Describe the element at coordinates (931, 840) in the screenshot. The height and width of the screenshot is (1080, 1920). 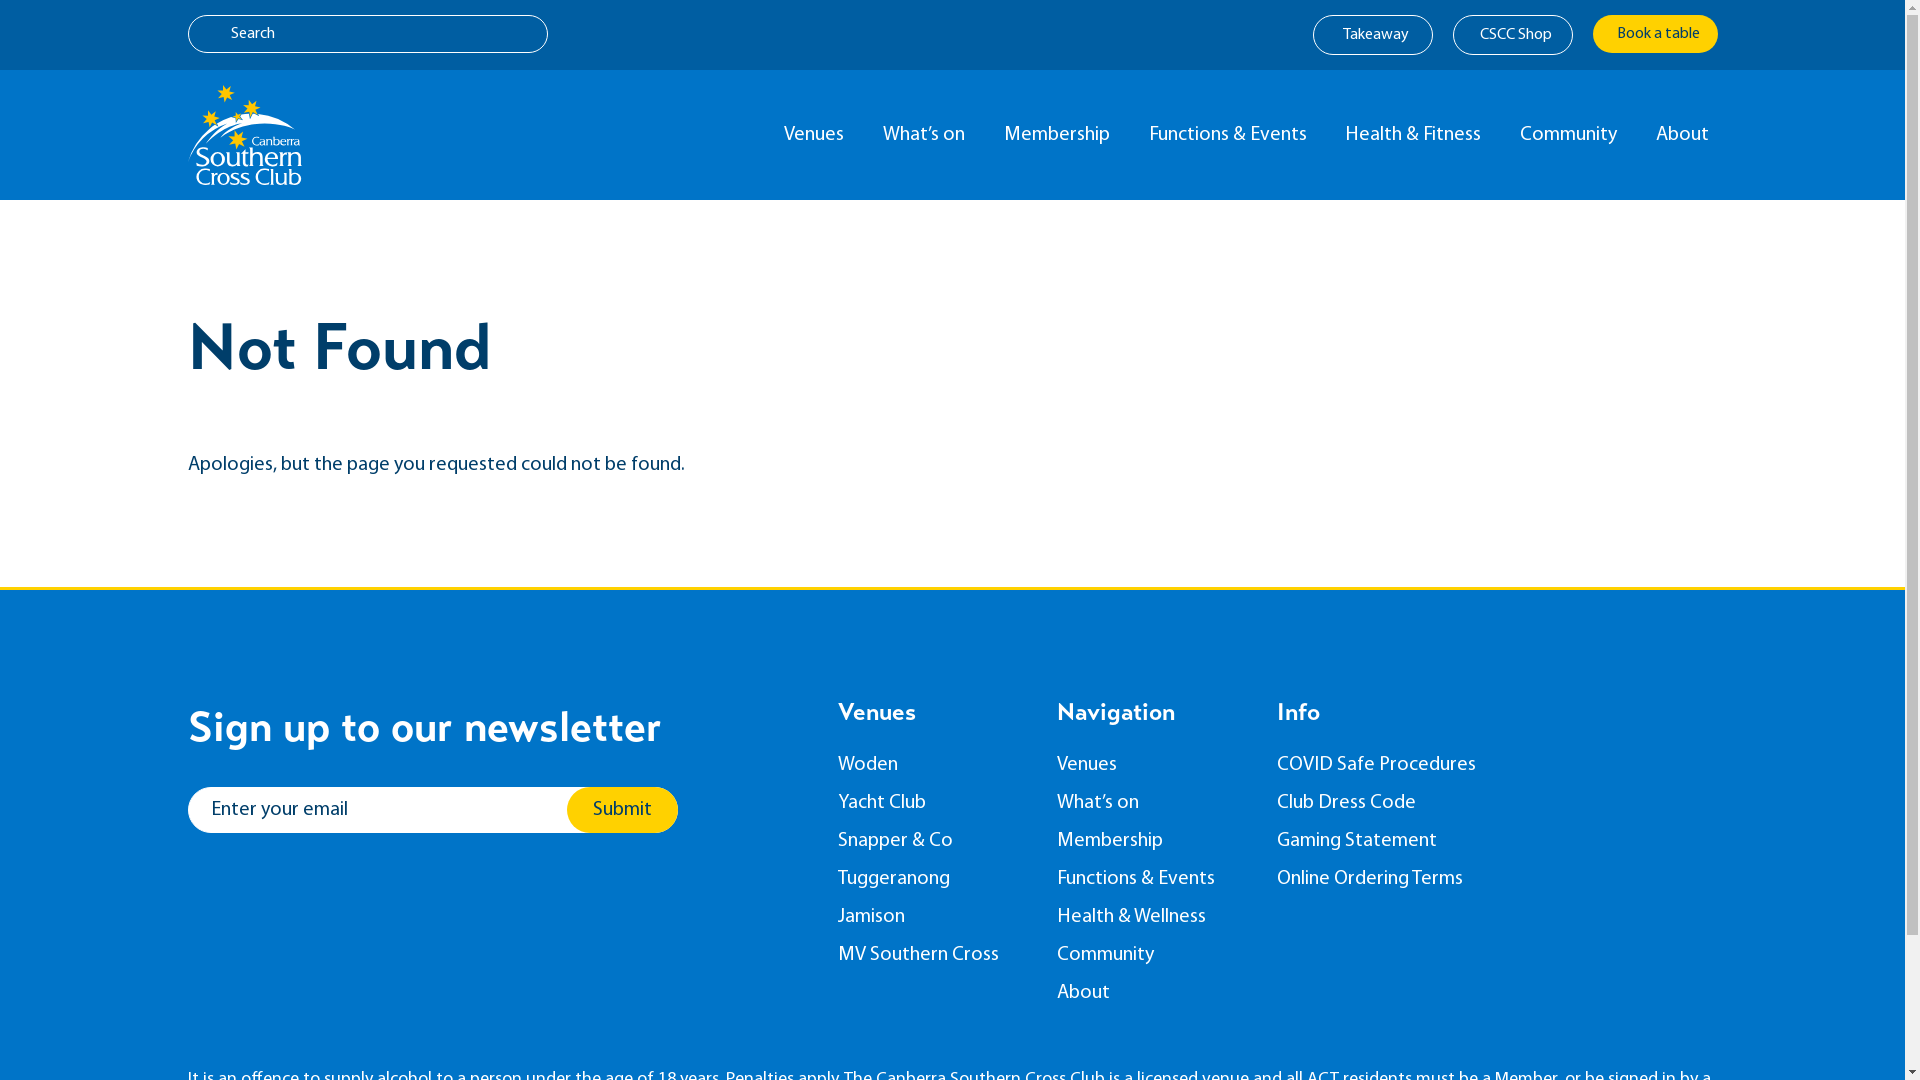
I see `'Snapper & Co'` at that location.